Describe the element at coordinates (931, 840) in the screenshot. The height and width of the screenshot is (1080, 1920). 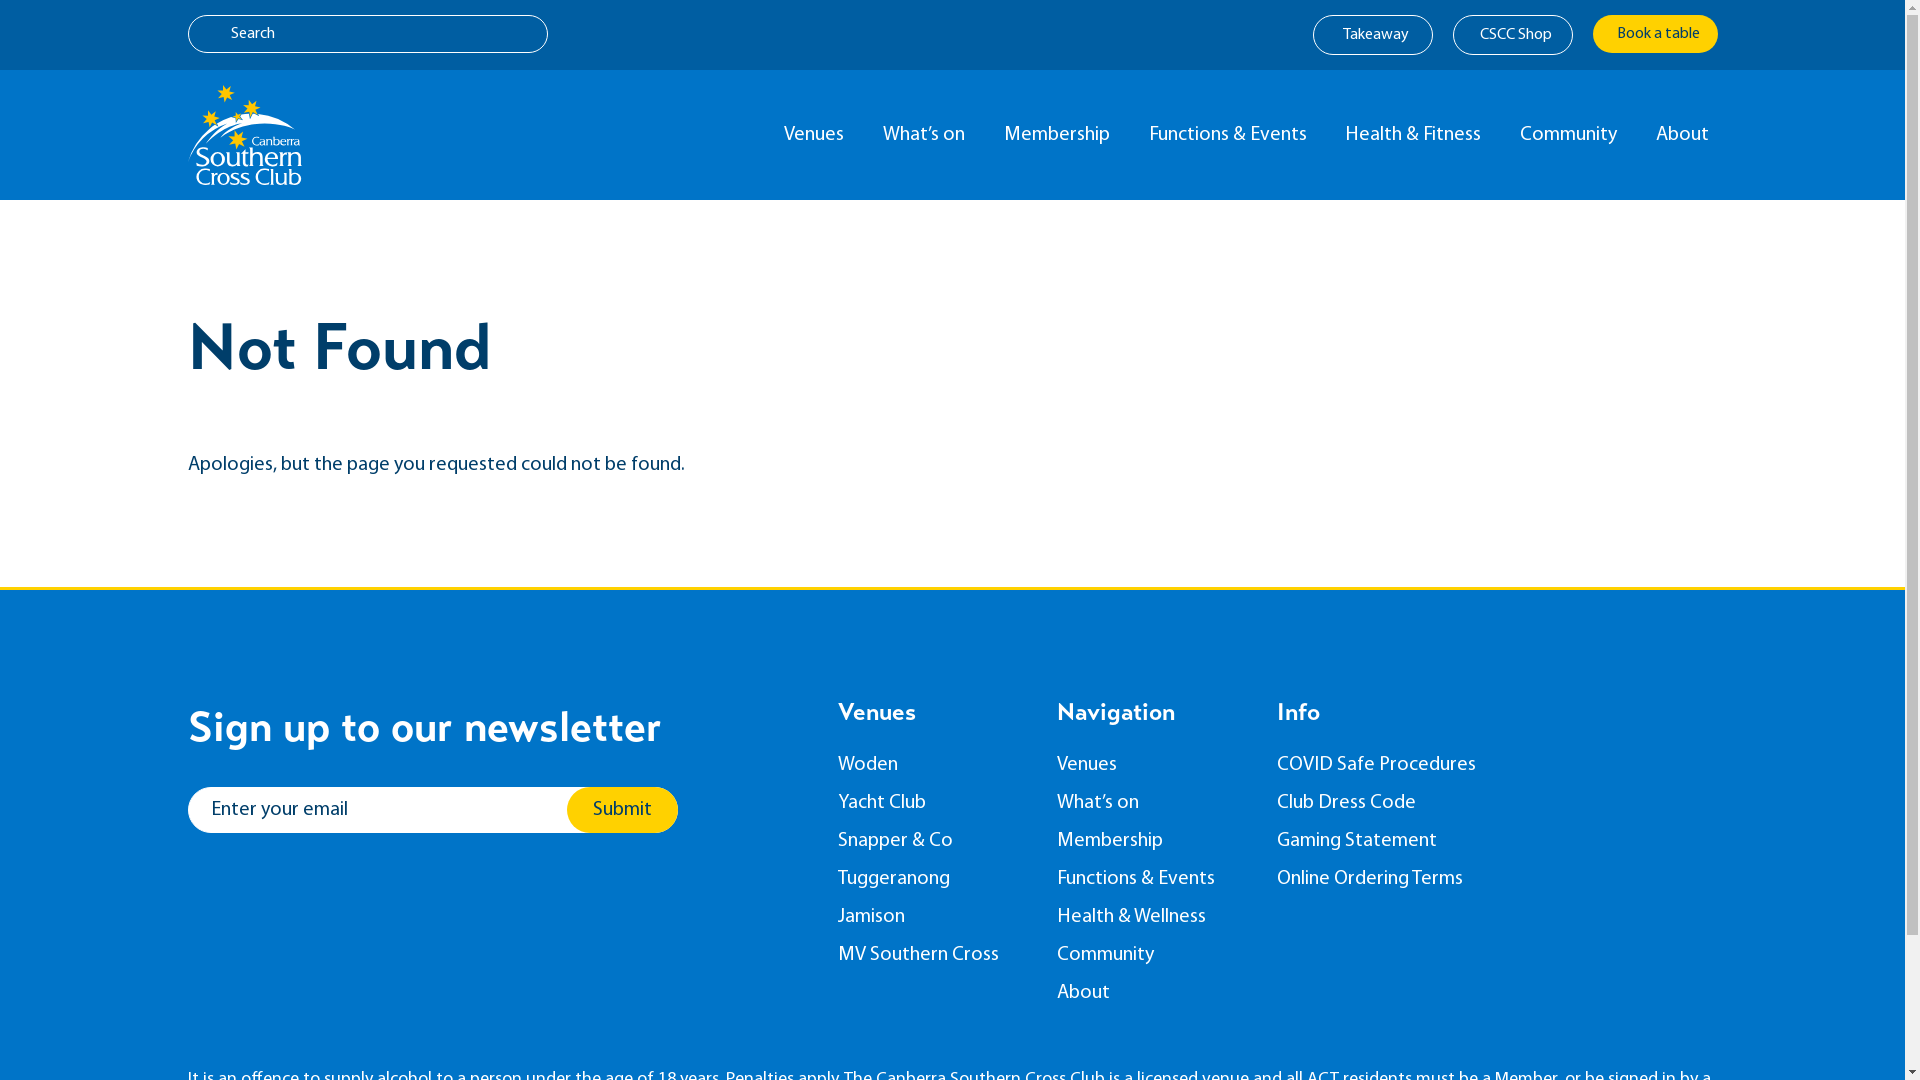
I see `'Snapper & Co'` at that location.